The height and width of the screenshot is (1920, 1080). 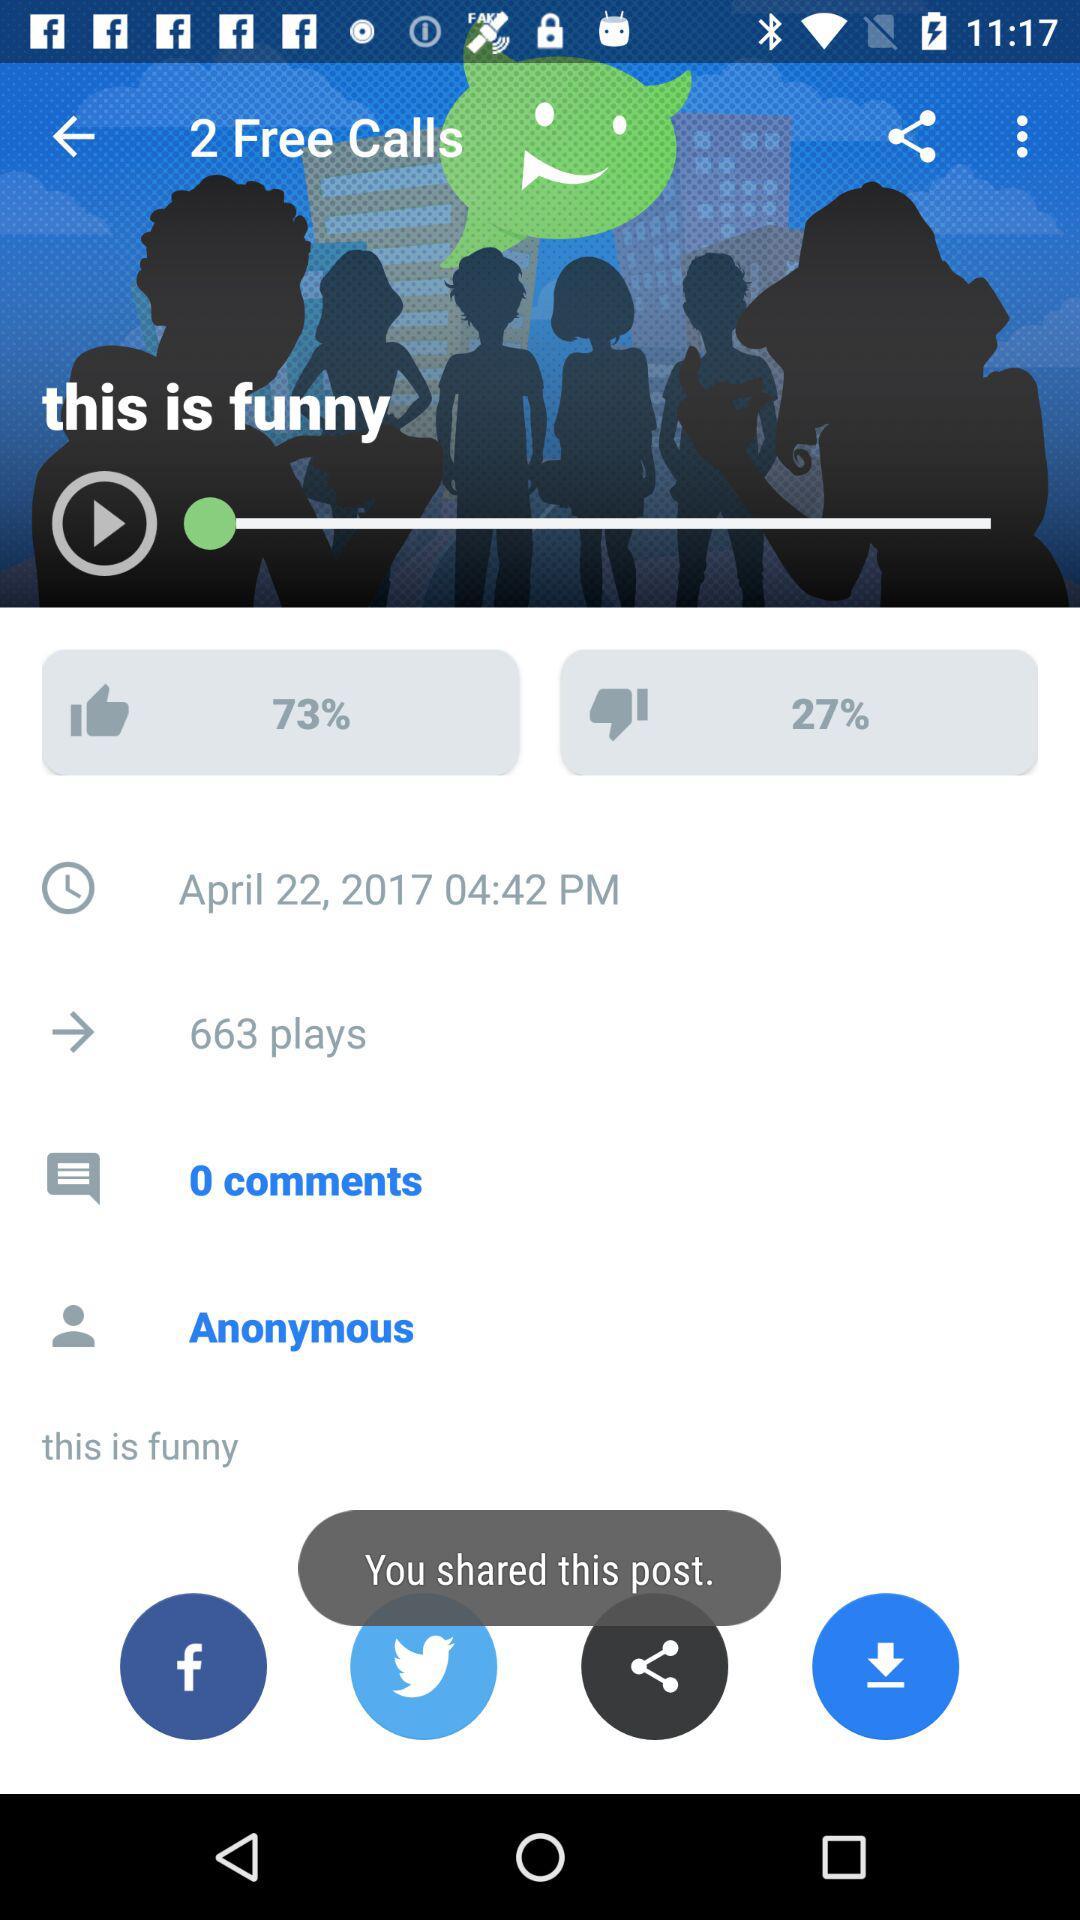 What do you see at coordinates (654, 1666) in the screenshot?
I see `share this` at bounding box center [654, 1666].